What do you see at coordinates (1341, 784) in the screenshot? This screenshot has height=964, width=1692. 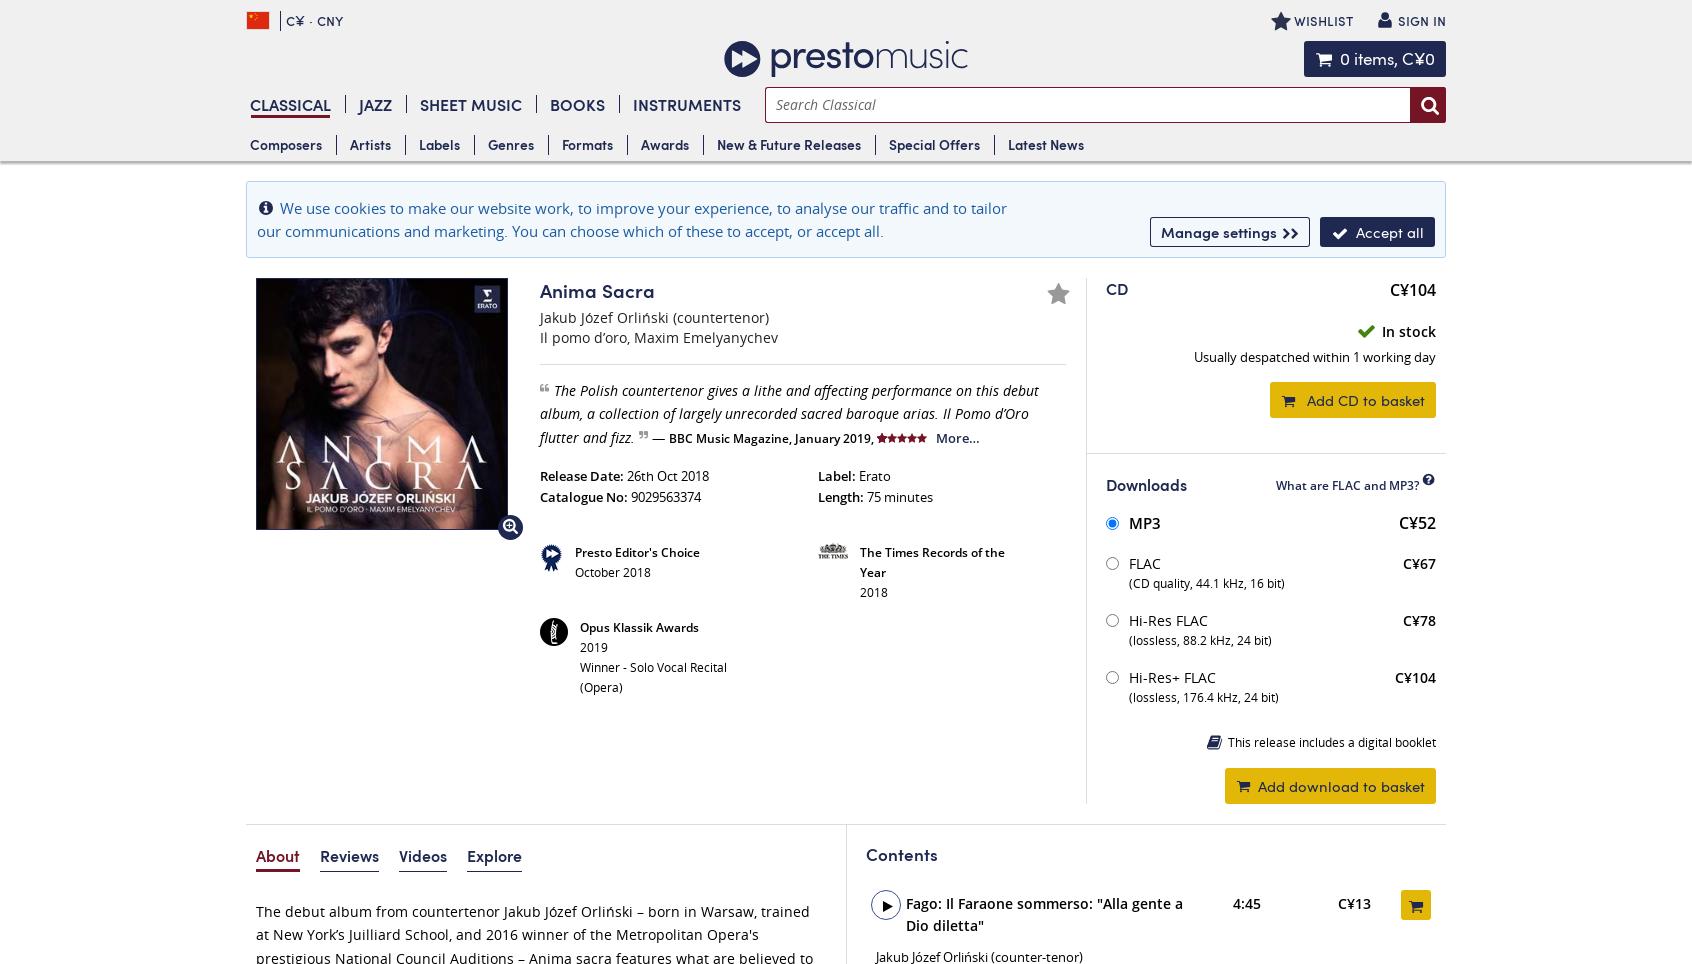 I see `'Add download to basket'` at bounding box center [1341, 784].